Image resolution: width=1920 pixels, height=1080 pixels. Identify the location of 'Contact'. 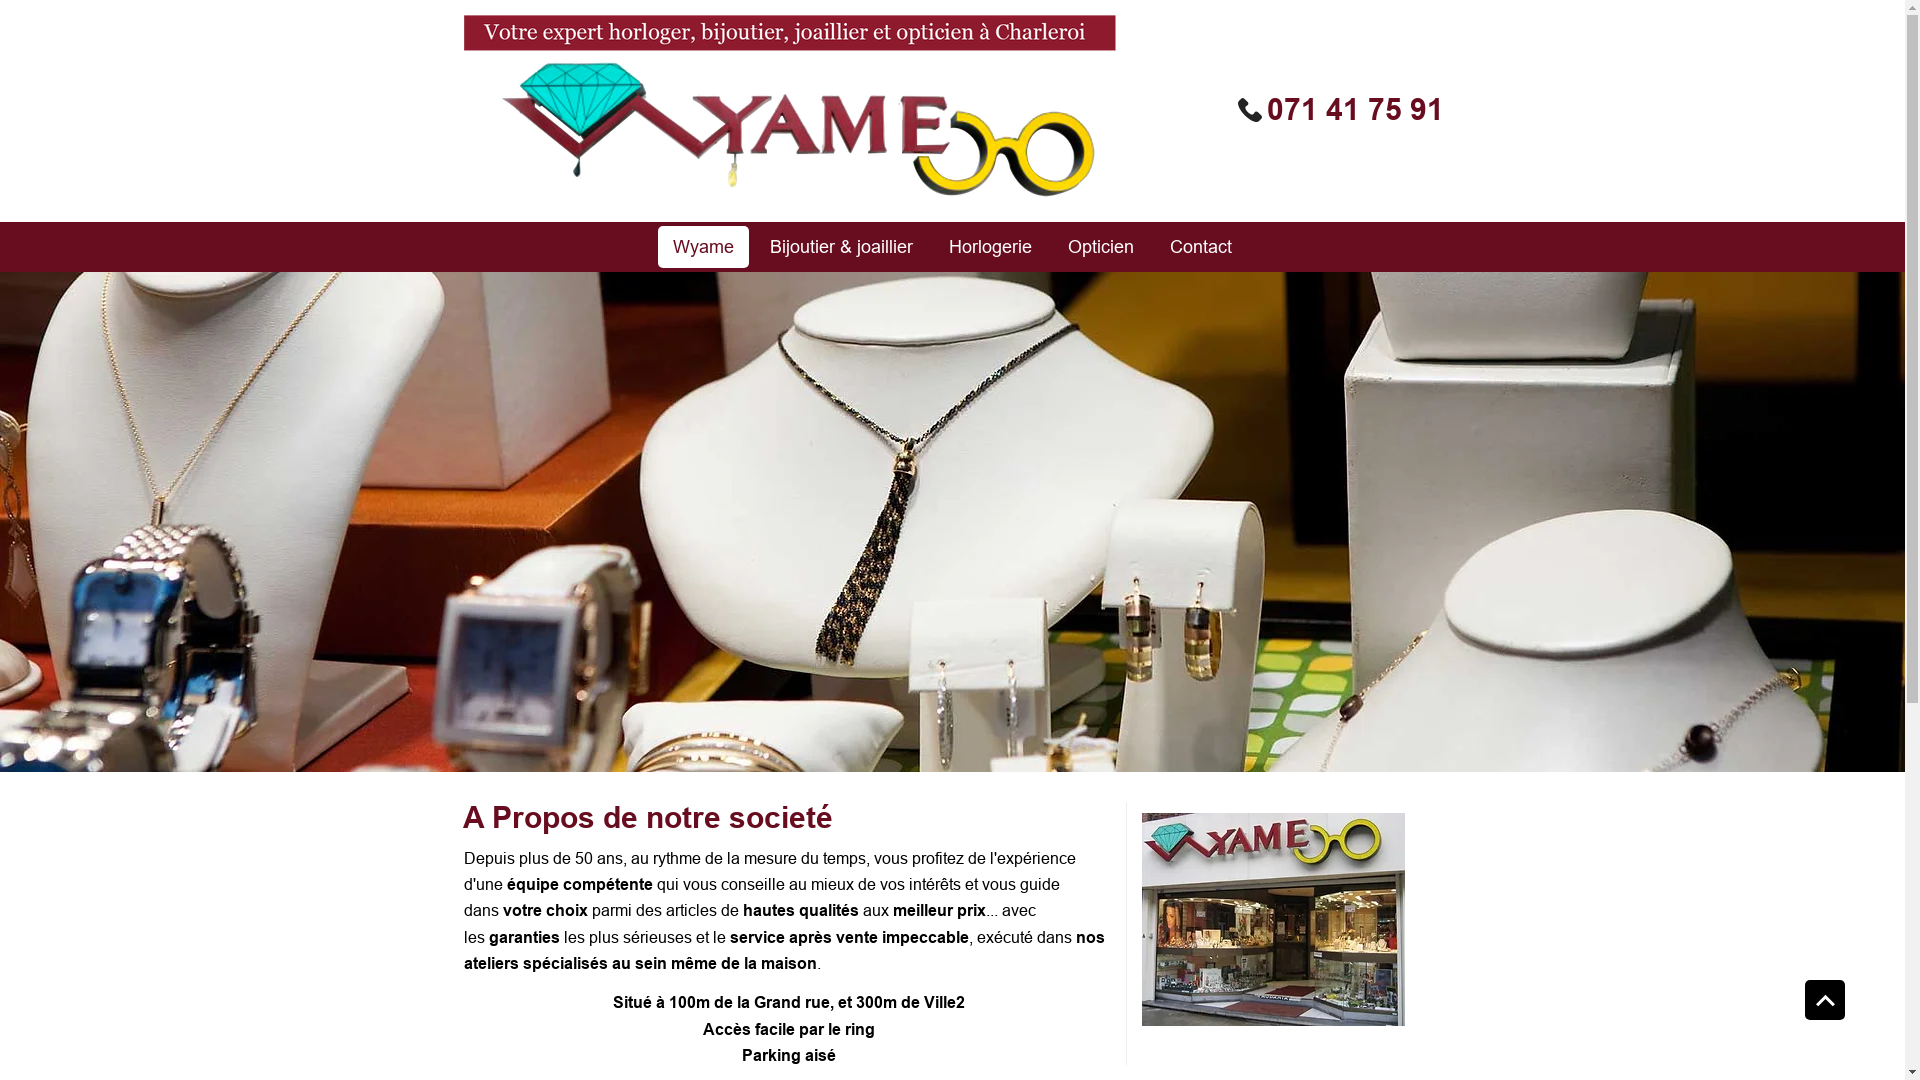
(1200, 245).